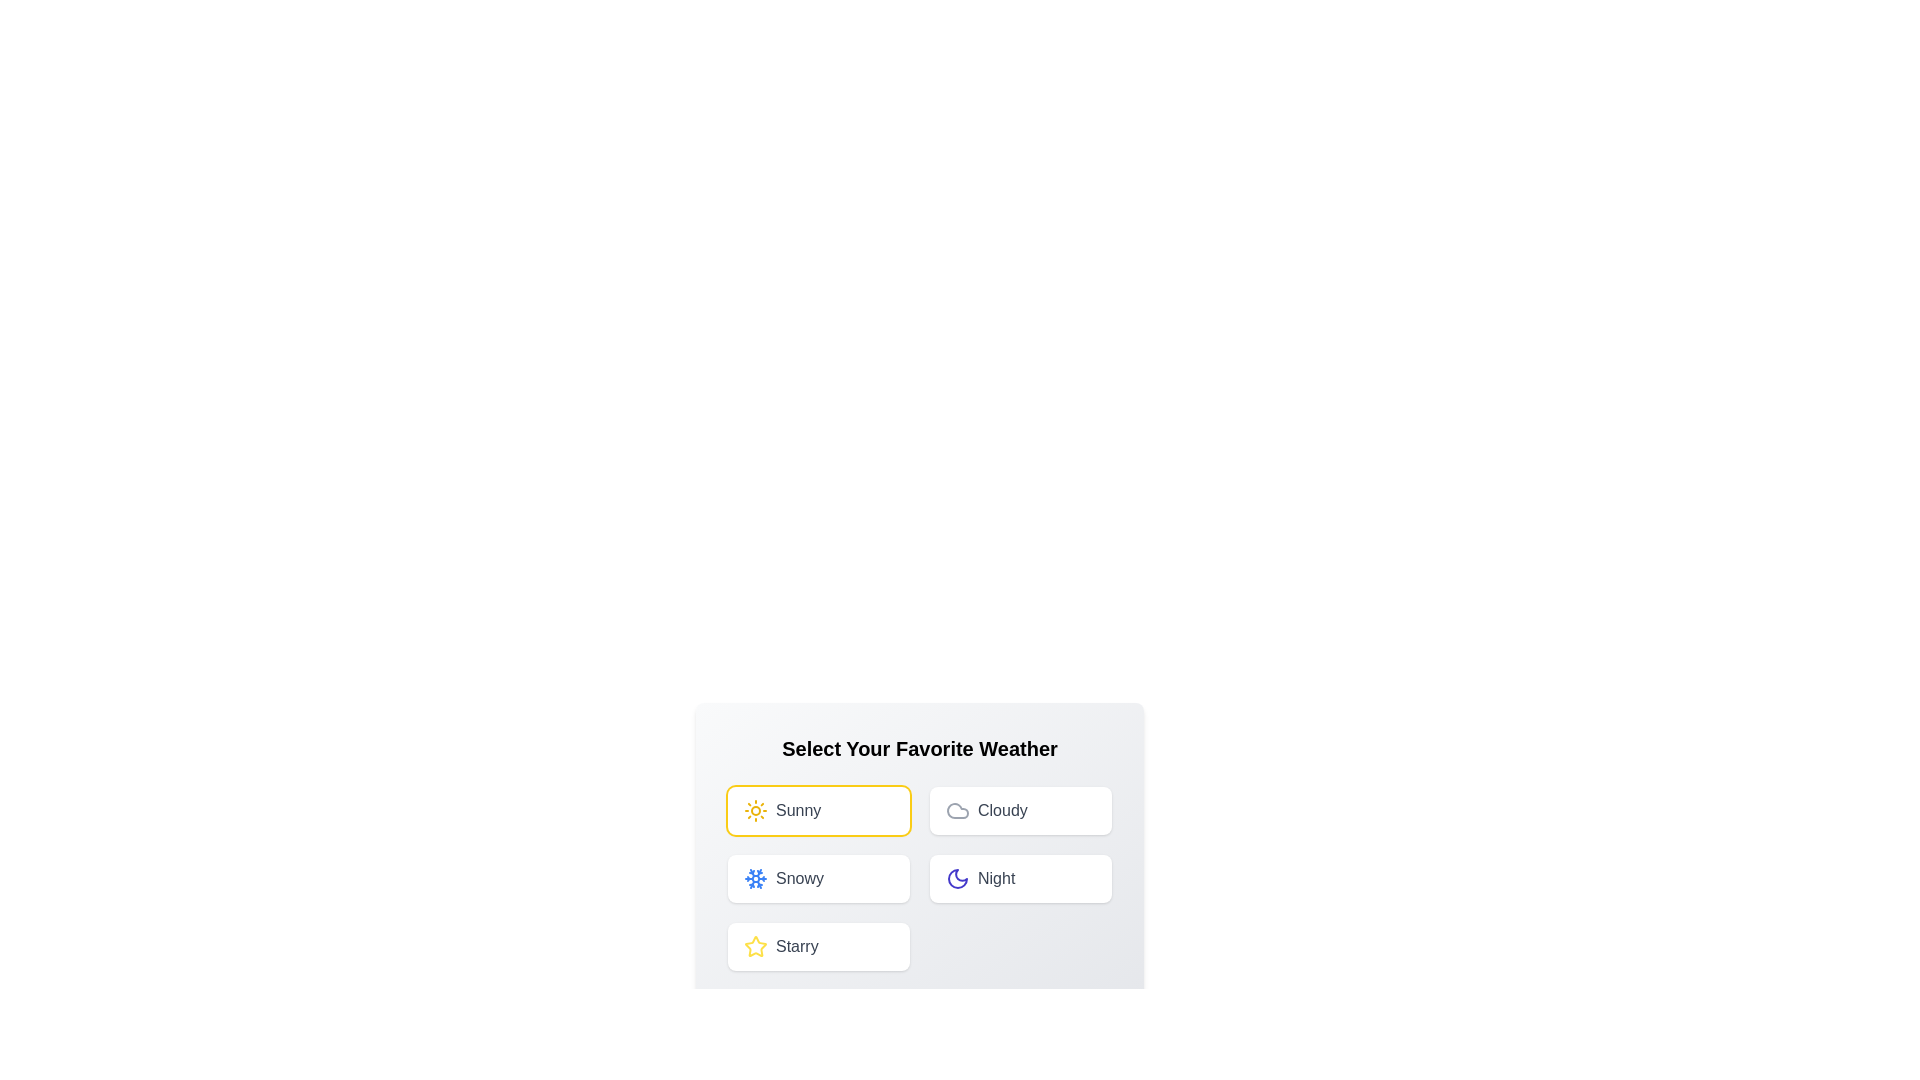 This screenshot has width=1920, height=1080. I want to click on the 'Night' weather option label, which is positioned to the right of the crescent moon icon in the weather preferences interface, so click(996, 878).